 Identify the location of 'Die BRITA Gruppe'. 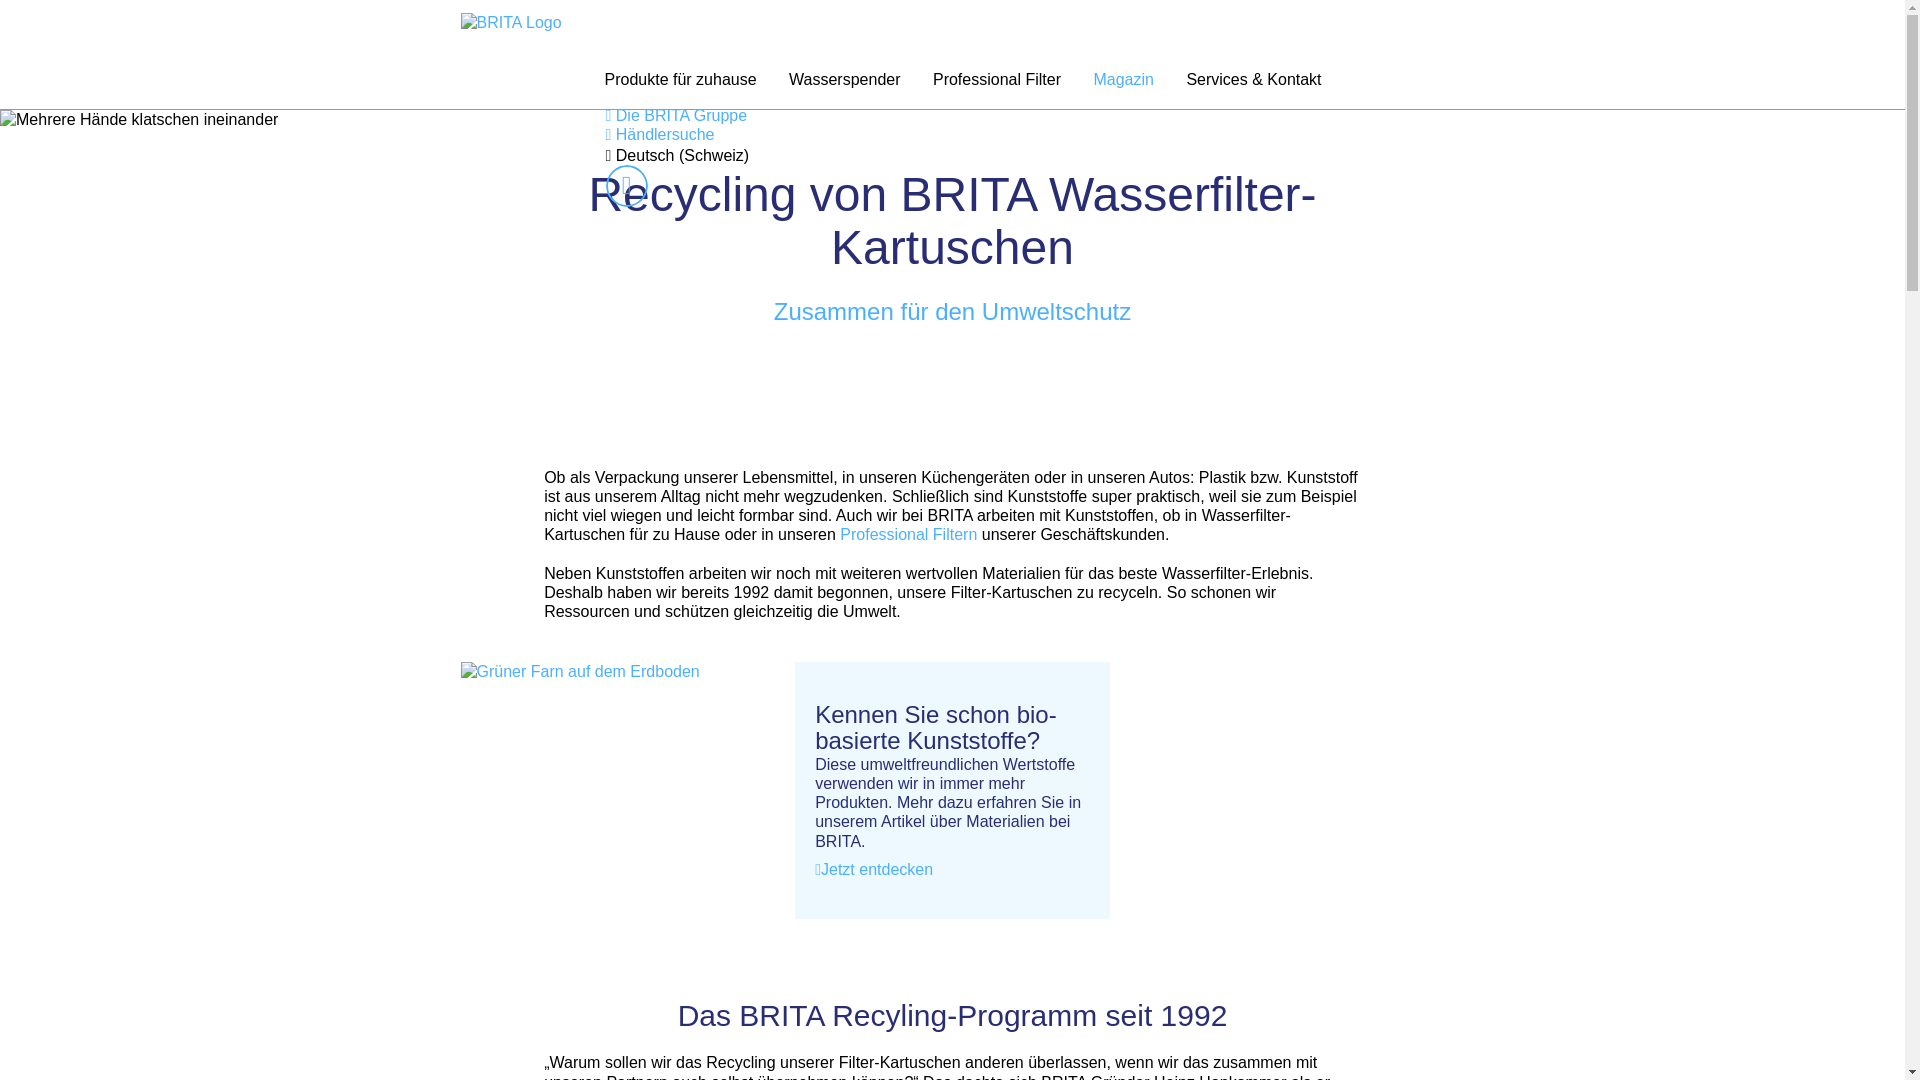
(676, 115).